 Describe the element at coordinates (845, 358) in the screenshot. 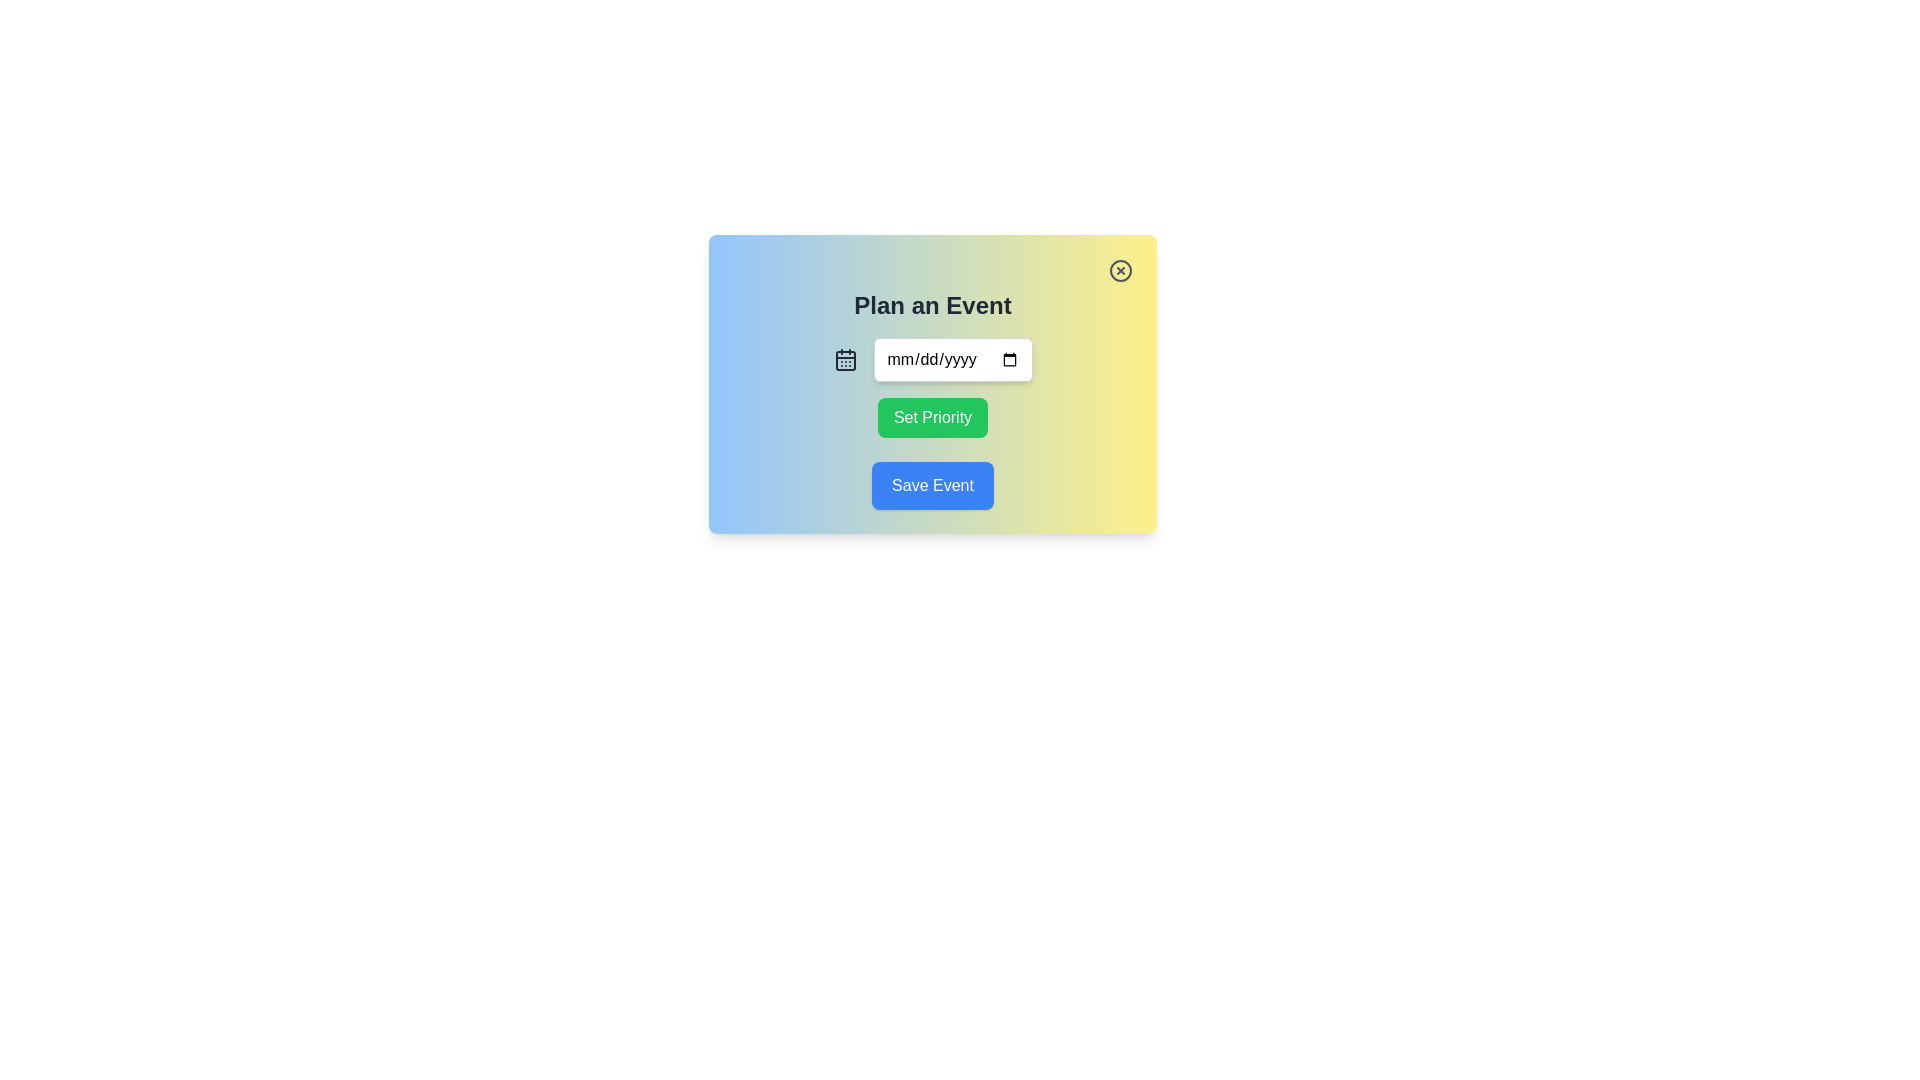

I see `the small minimalist calendar icon located to the left of the date input field in the 'Plan an Event' form` at that location.